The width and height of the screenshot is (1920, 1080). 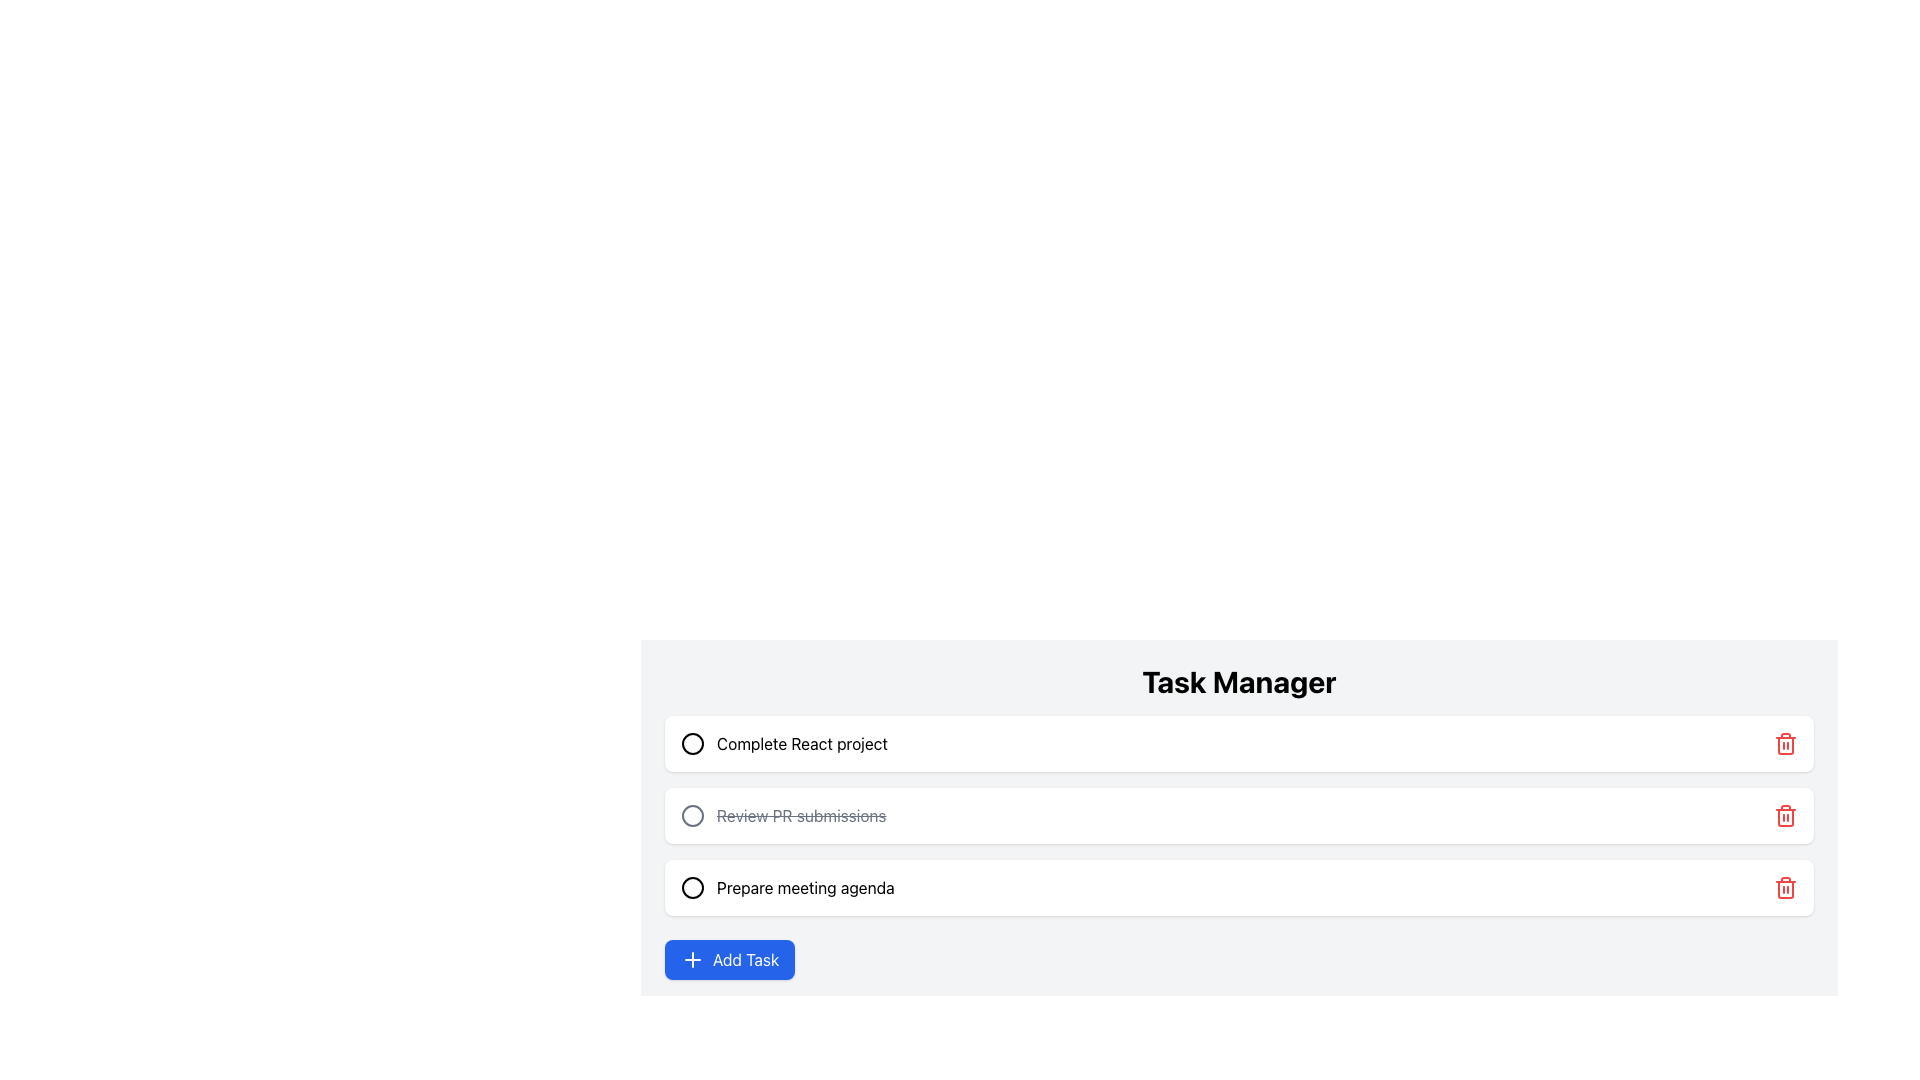 What do you see at coordinates (801, 816) in the screenshot?
I see `the completed task label in the task list, which is styled with a strikethrough and is positioned second among three tasks` at bounding box center [801, 816].